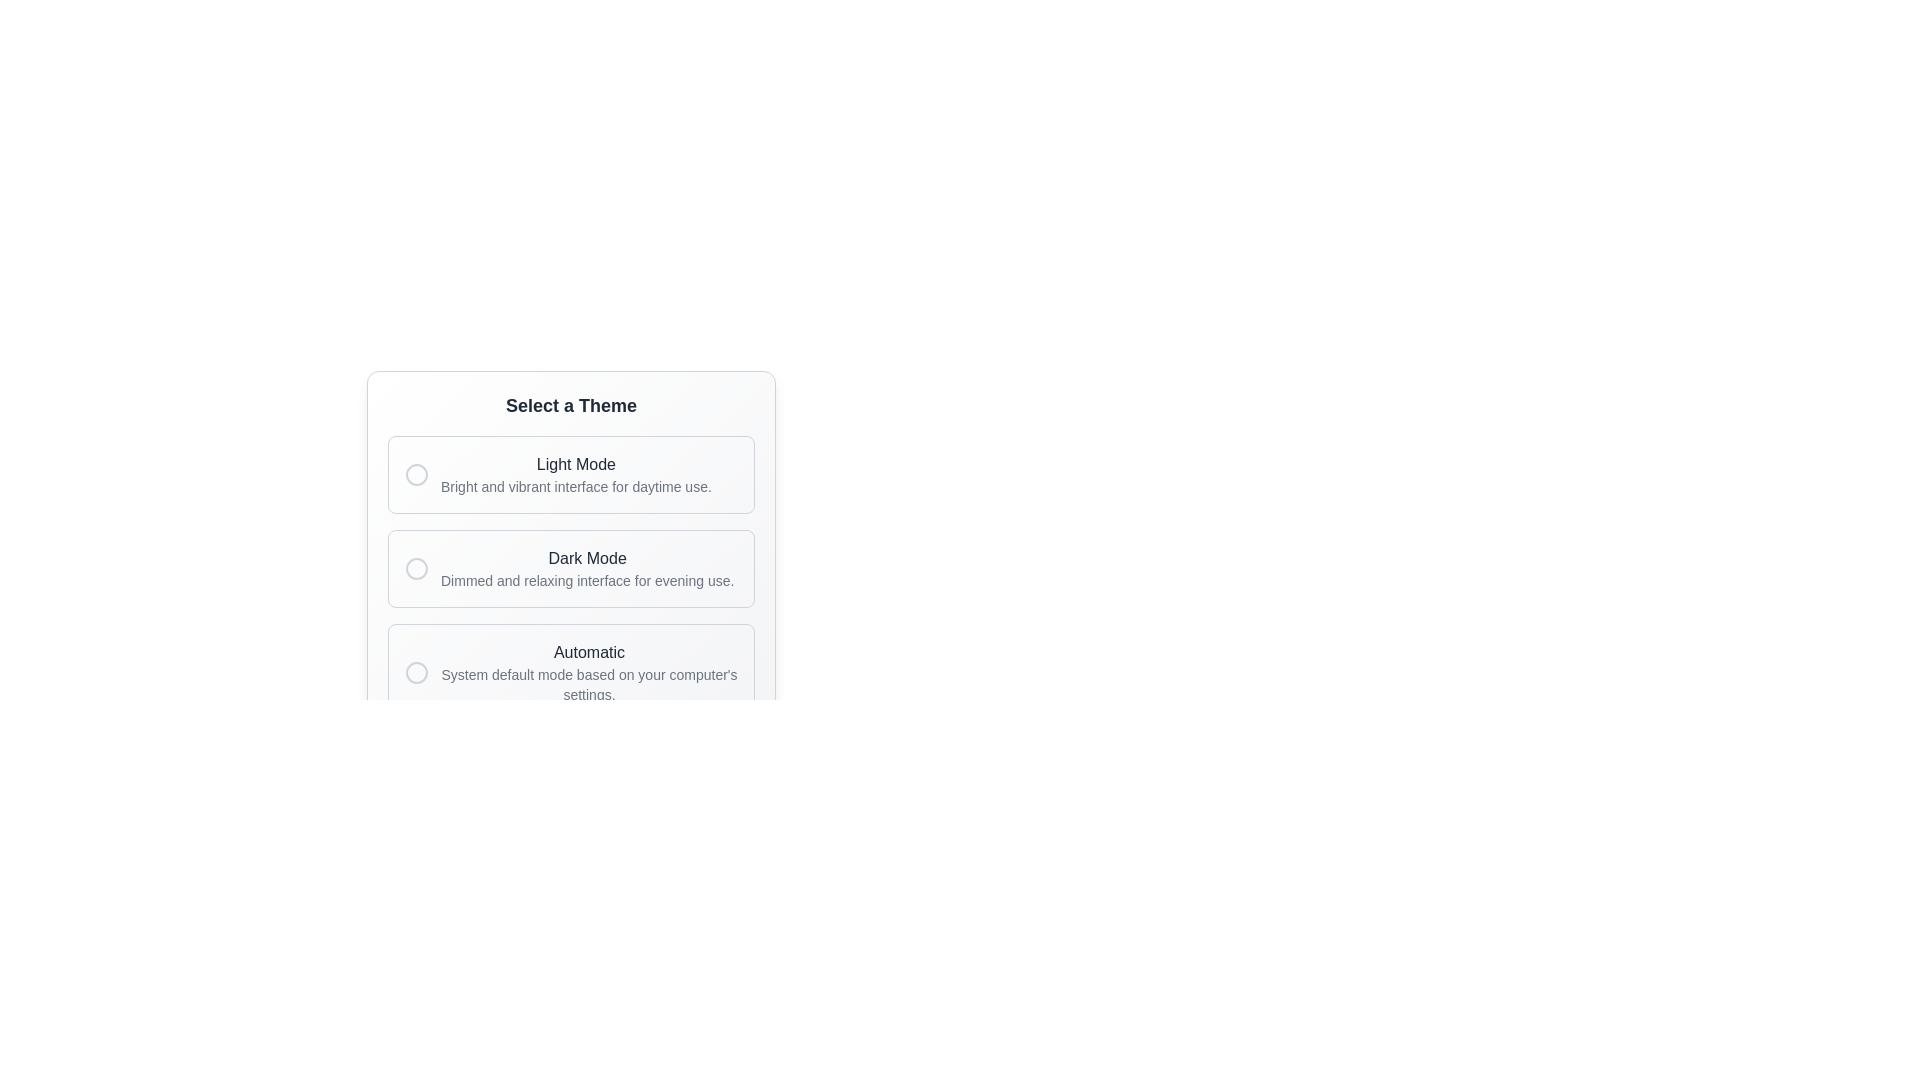 This screenshot has width=1920, height=1080. Describe the element at coordinates (416, 672) in the screenshot. I see `the gray outlined circular radio button located at the left end of the 'Automatic' option` at that location.